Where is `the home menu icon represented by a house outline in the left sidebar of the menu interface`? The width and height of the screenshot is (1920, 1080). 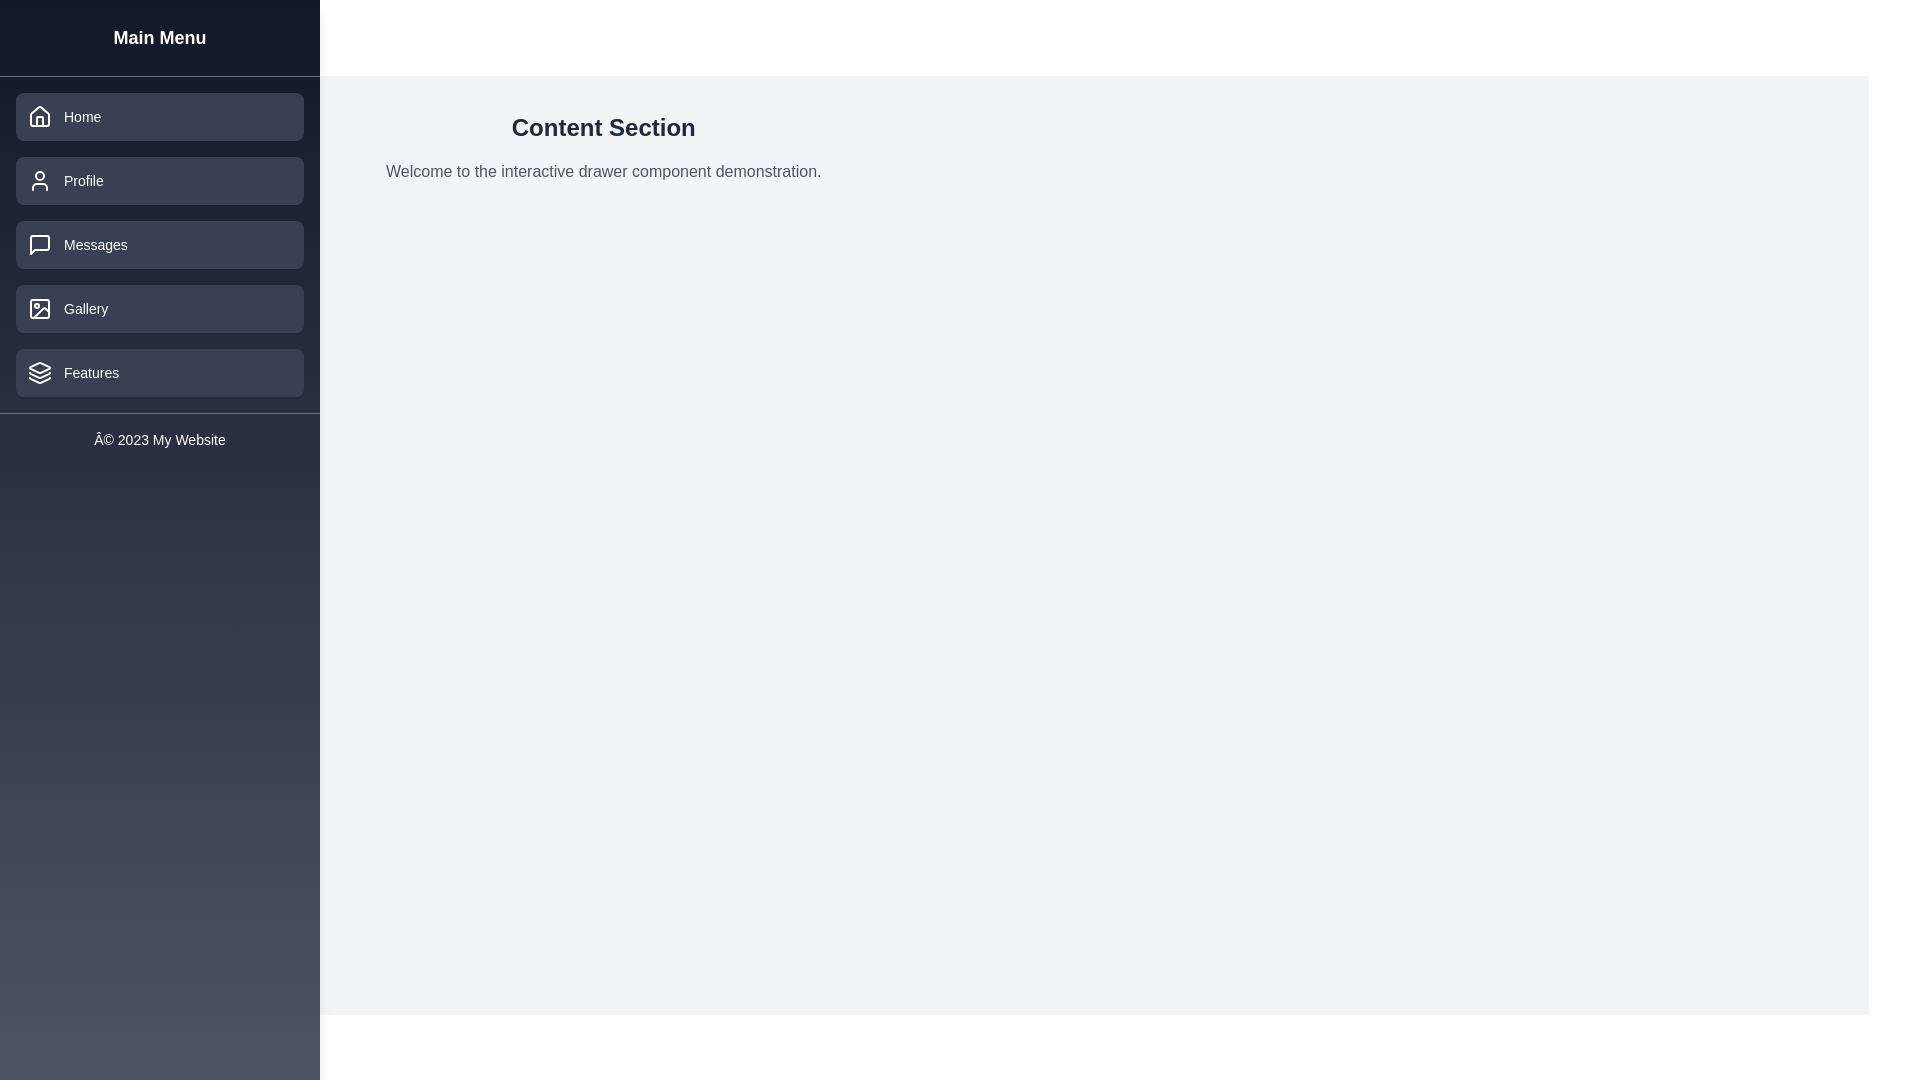 the home menu icon represented by a house outline in the left sidebar of the menu interface is located at coordinates (39, 115).